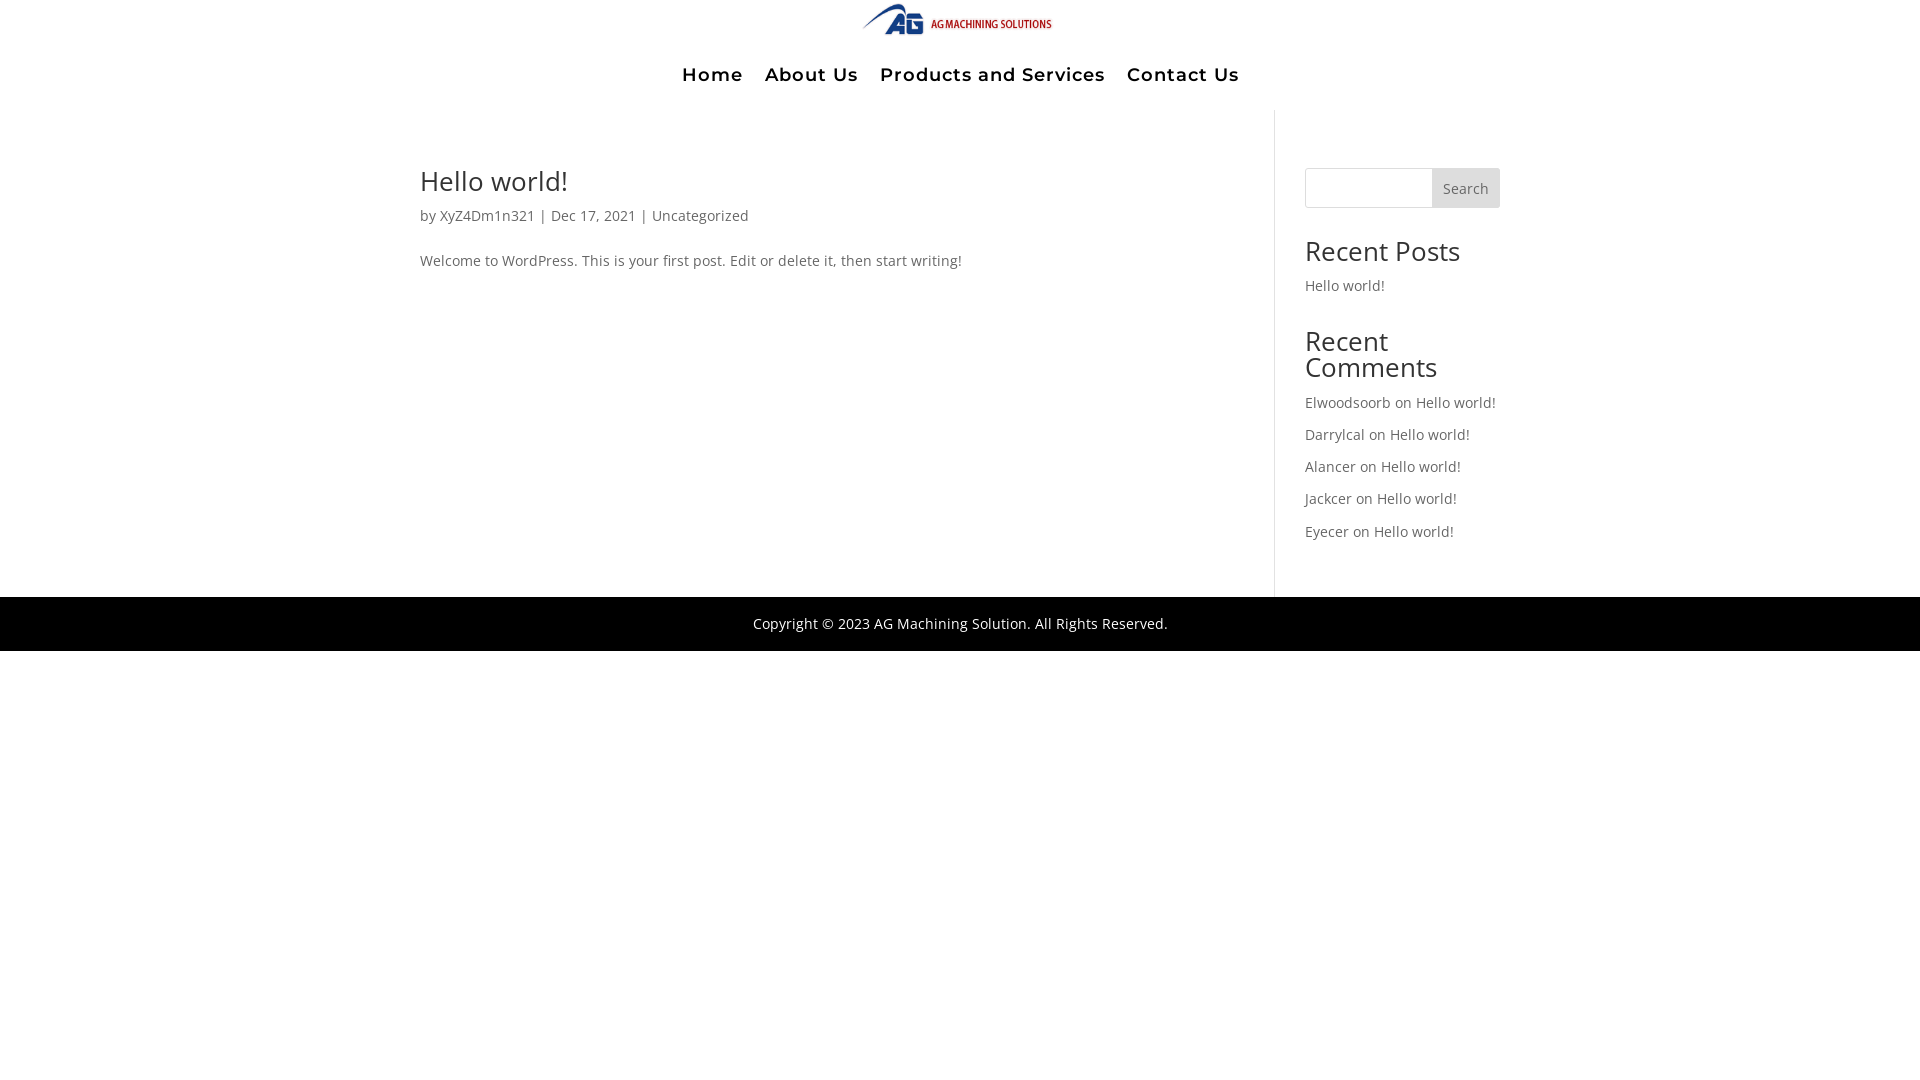  What do you see at coordinates (1305, 433) in the screenshot?
I see `'Darrylcal'` at bounding box center [1305, 433].